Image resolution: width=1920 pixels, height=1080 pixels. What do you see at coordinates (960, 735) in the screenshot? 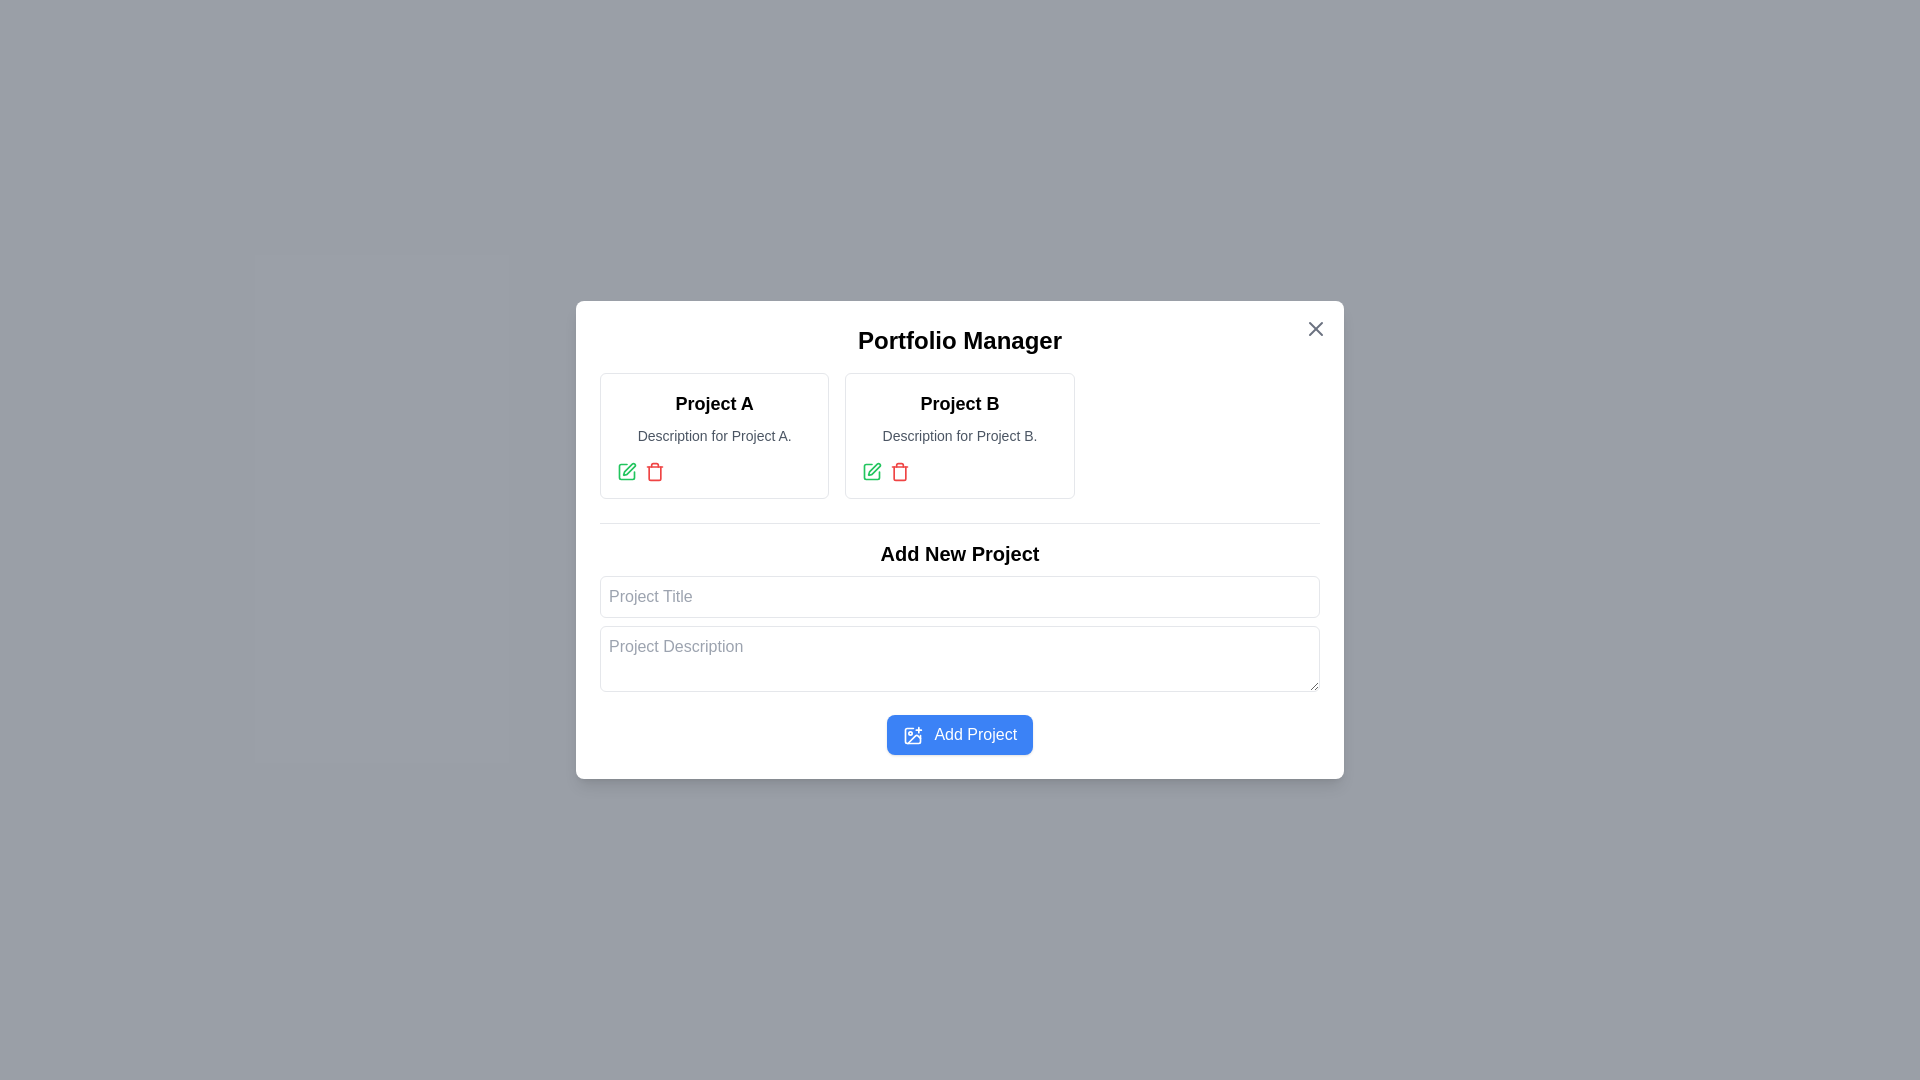
I see `the 'Add New Project' button located at the bottom of the card section to provide visual feedback` at bounding box center [960, 735].